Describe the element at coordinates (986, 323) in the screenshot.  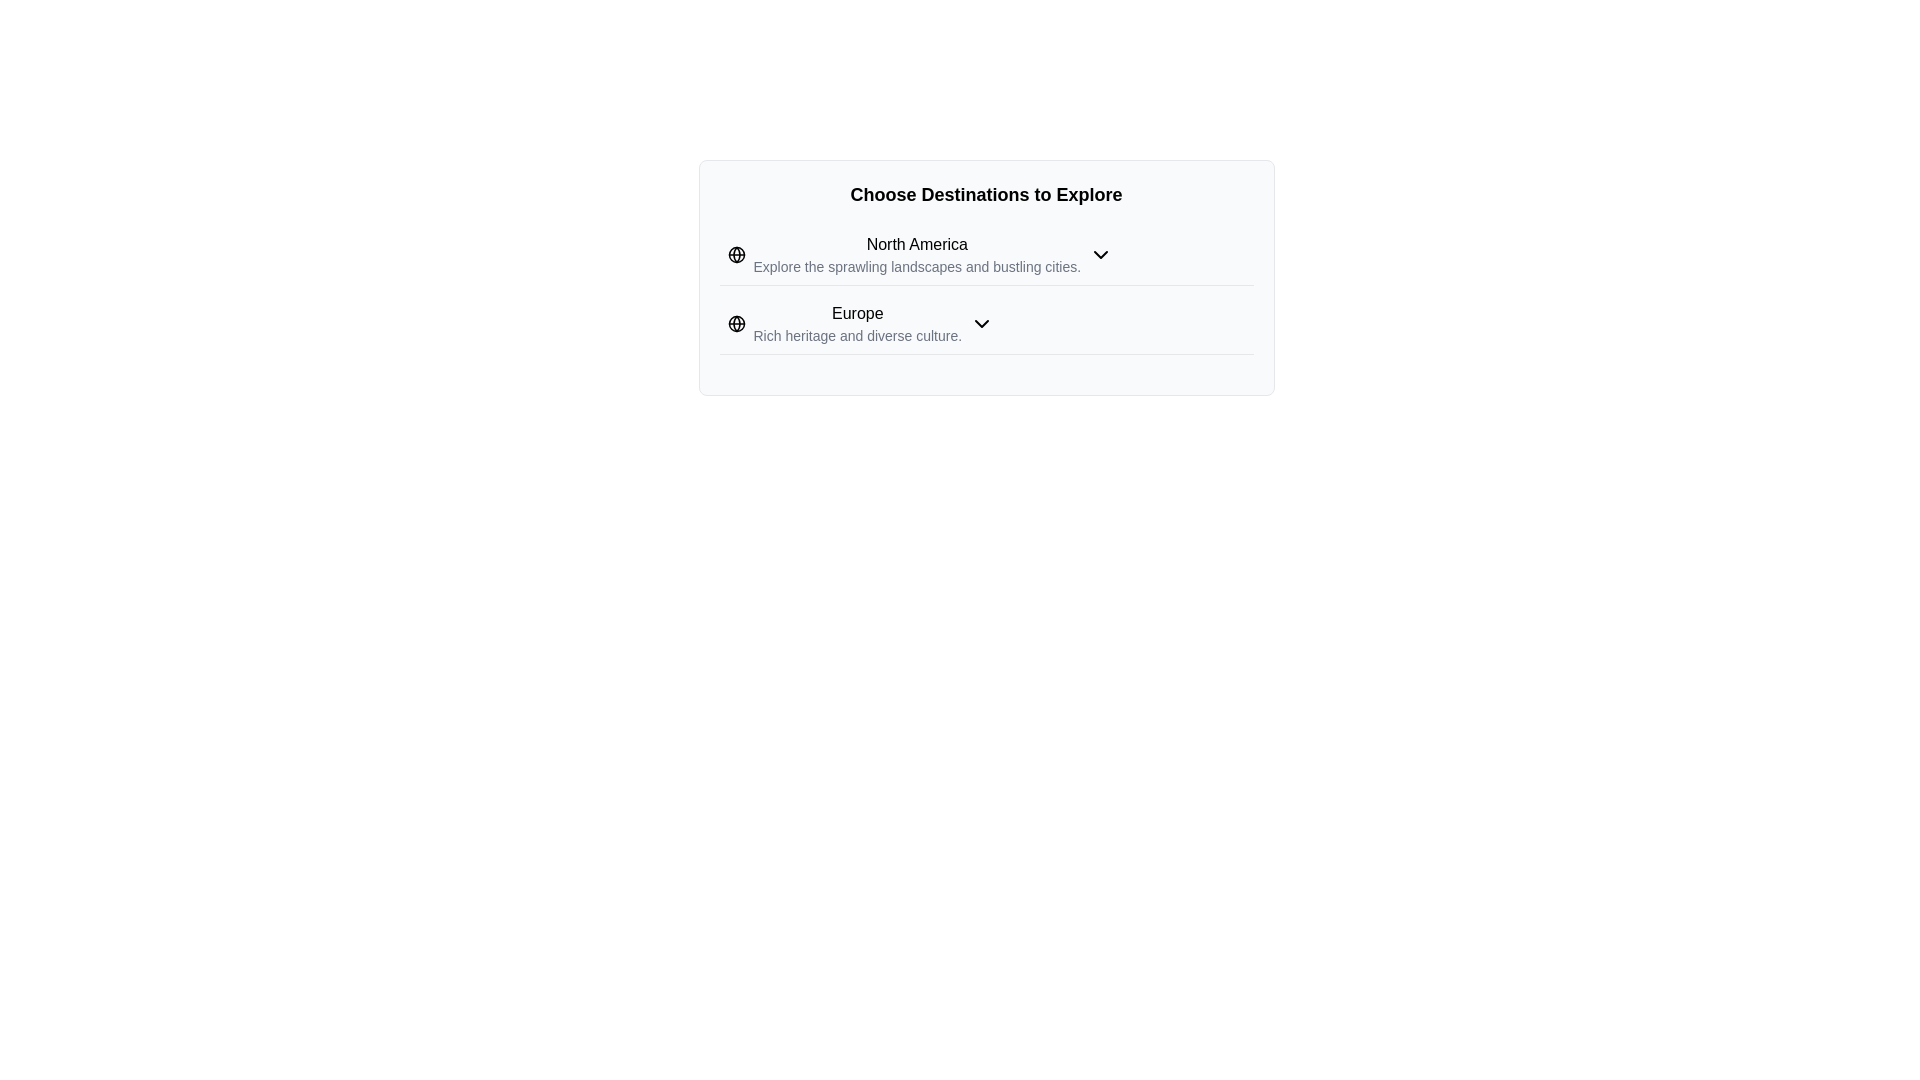
I see `the second destination option in the interactive list for Europe, located directly below the 'North America' choice` at that location.